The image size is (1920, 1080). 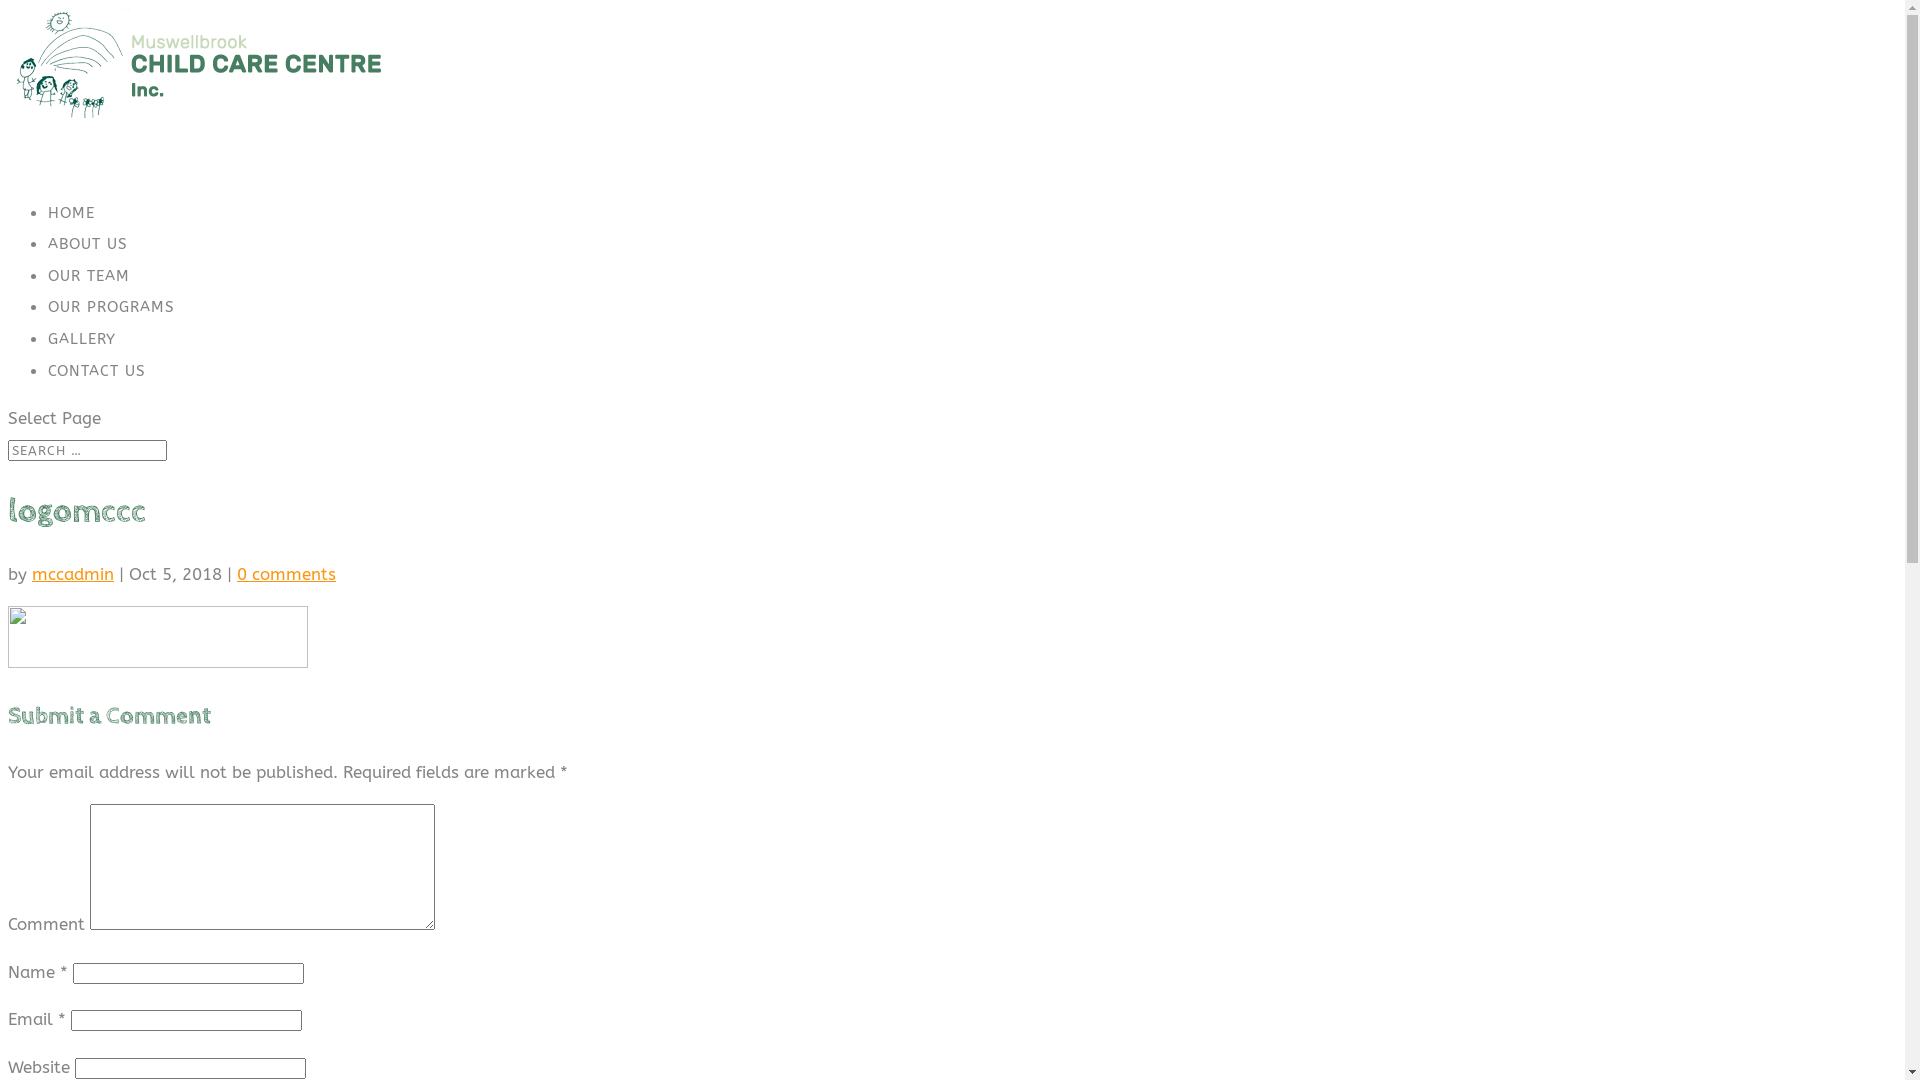 What do you see at coordinates (236, 574) in the screenshot?
I see `'0 comments'` at bounding box center [236, 574].